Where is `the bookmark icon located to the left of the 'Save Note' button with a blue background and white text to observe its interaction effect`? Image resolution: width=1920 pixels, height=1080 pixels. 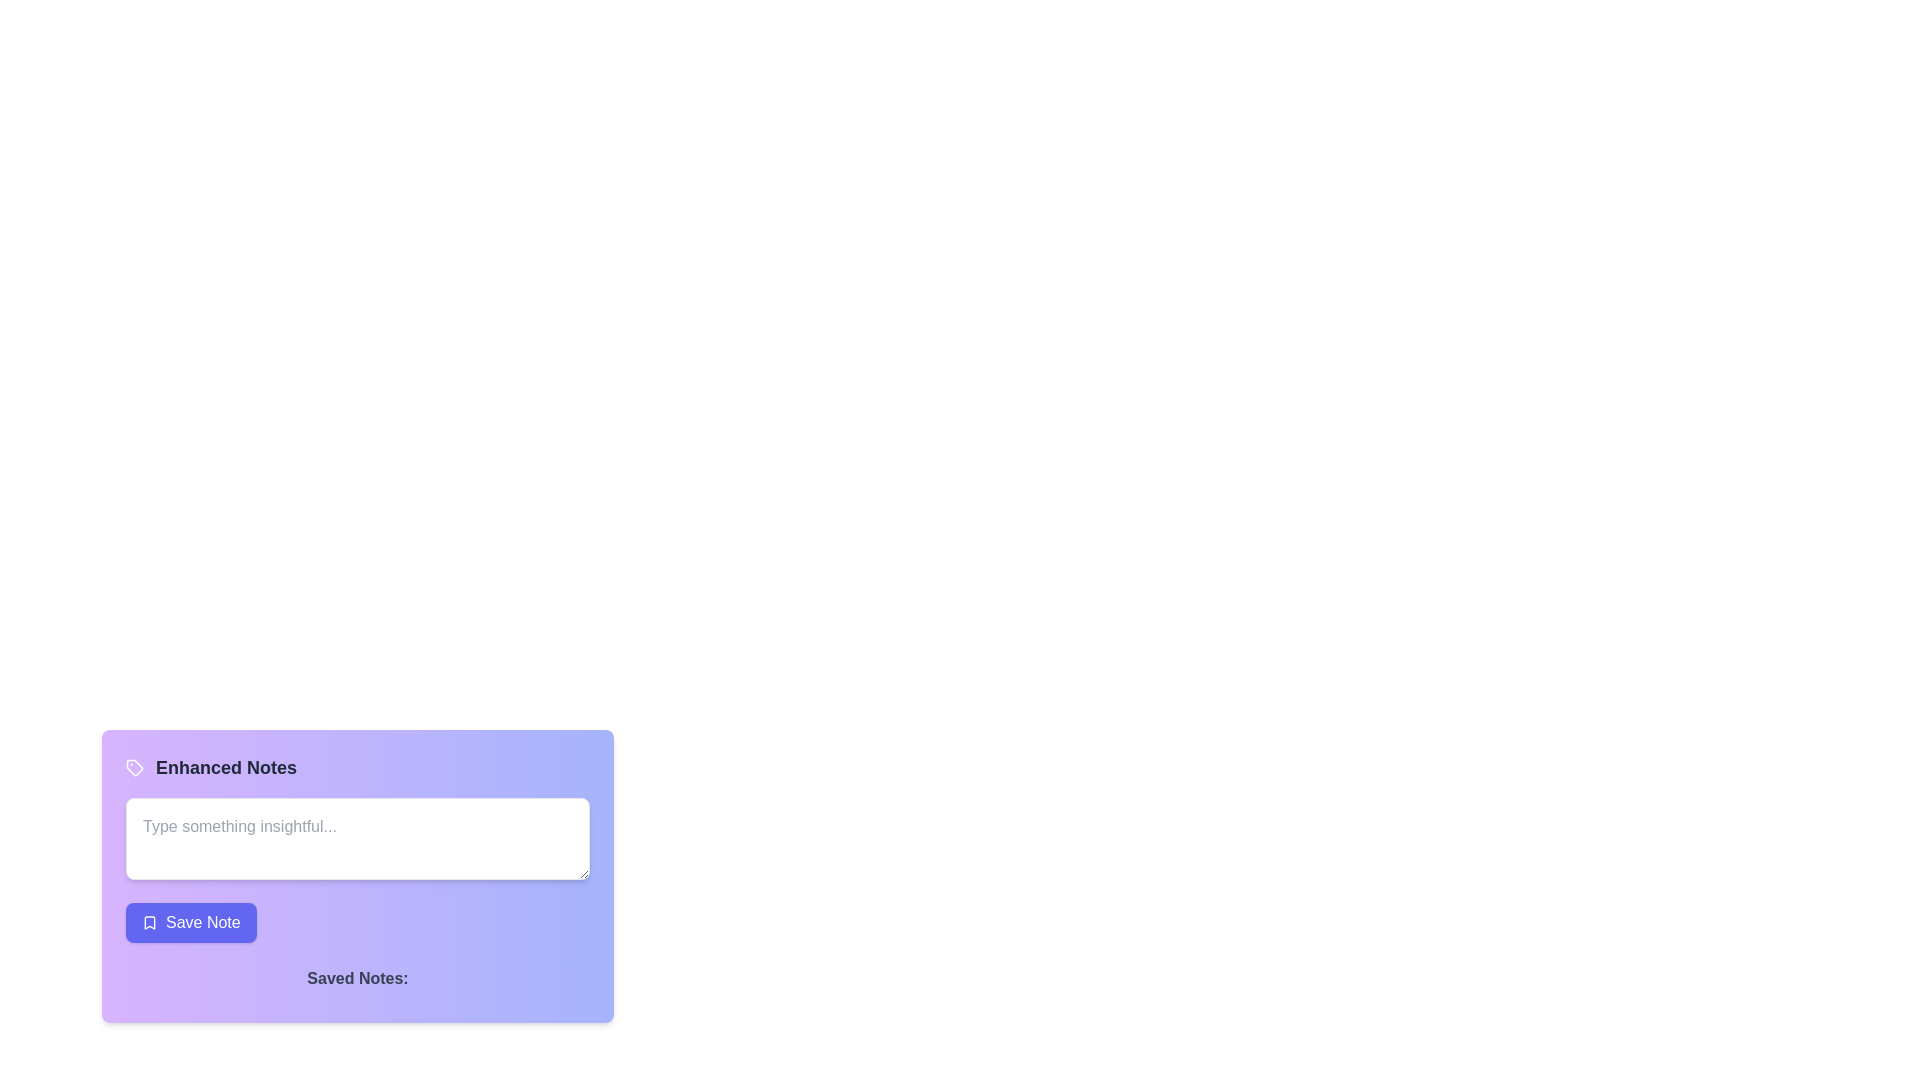 the bookmark icon located to the left of the 'Save Note' button with a blue background and white text to observe its interaction effect is located at coordinates (148, 922).